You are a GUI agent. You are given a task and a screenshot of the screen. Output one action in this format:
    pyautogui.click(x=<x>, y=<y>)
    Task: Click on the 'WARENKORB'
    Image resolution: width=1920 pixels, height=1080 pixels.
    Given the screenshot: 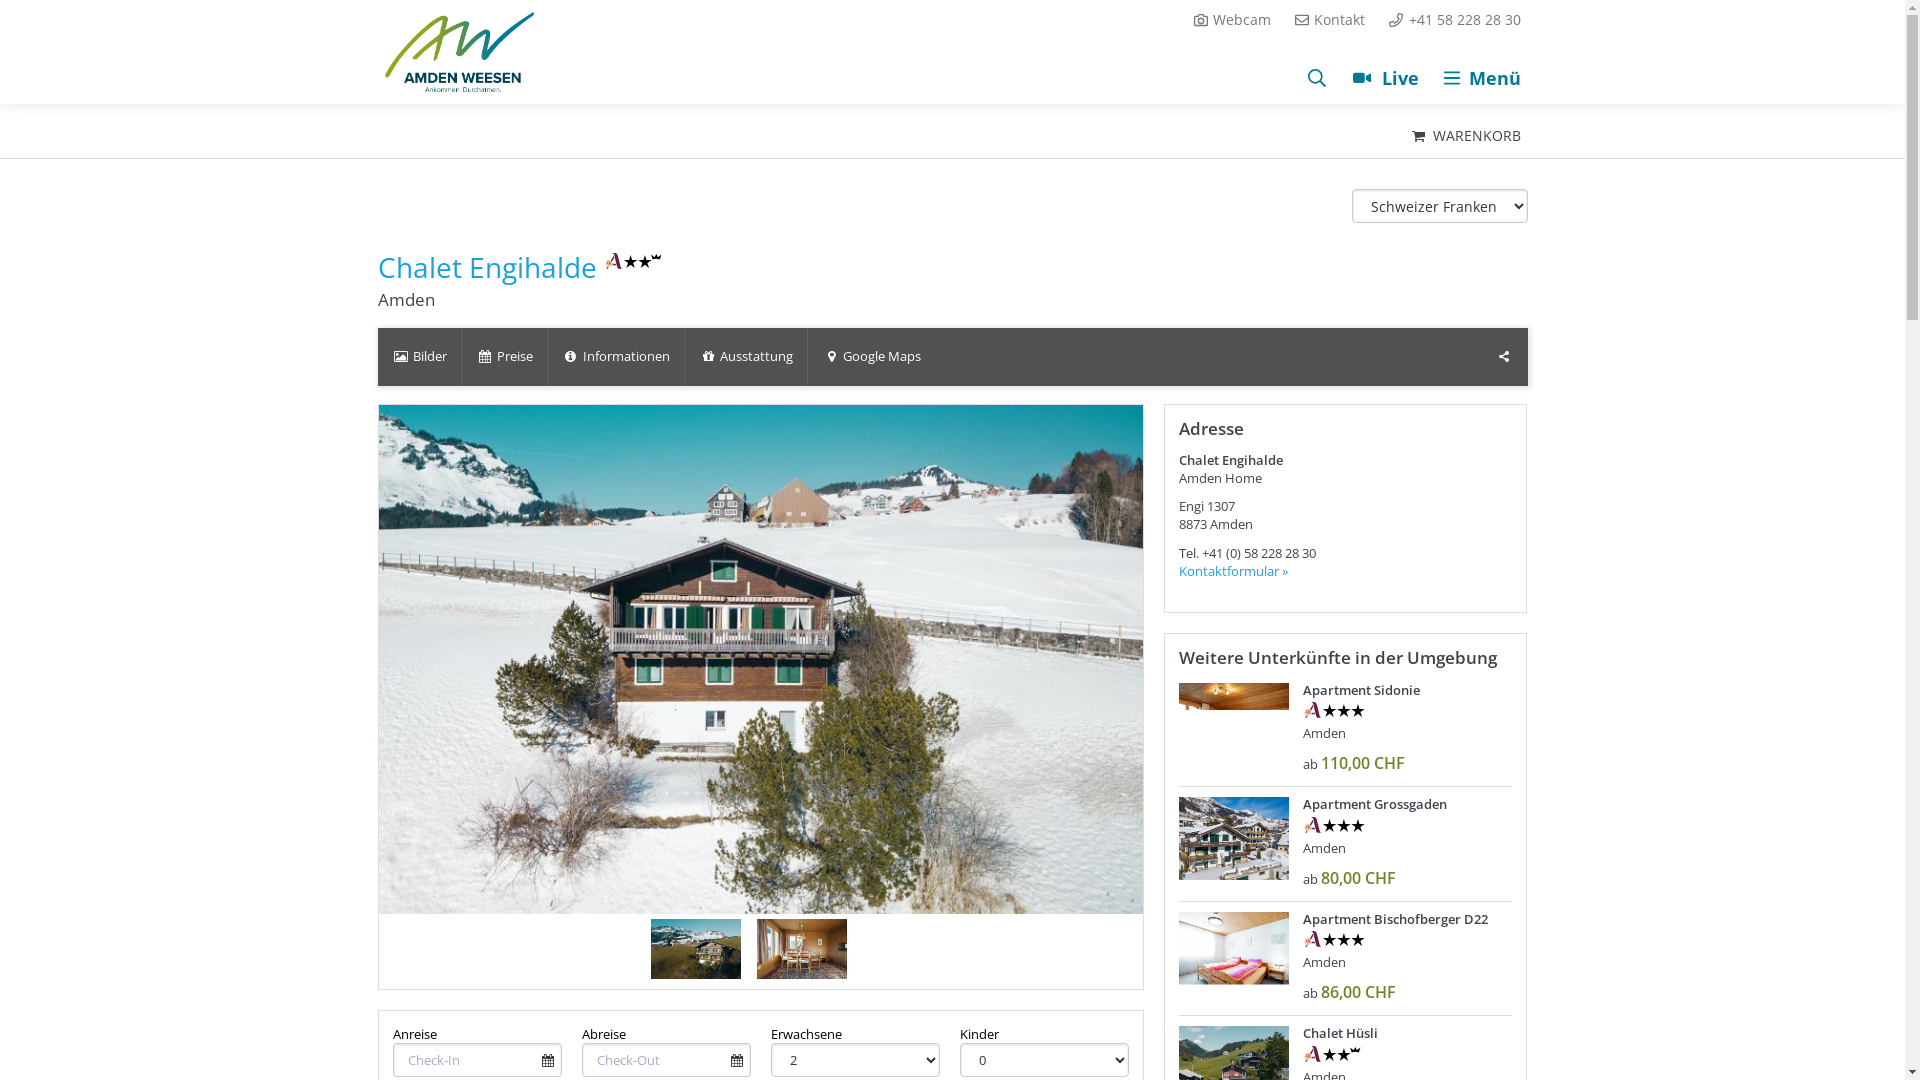 What is the action you would take?
    pyautogui.click(x=1464, y=135)
    